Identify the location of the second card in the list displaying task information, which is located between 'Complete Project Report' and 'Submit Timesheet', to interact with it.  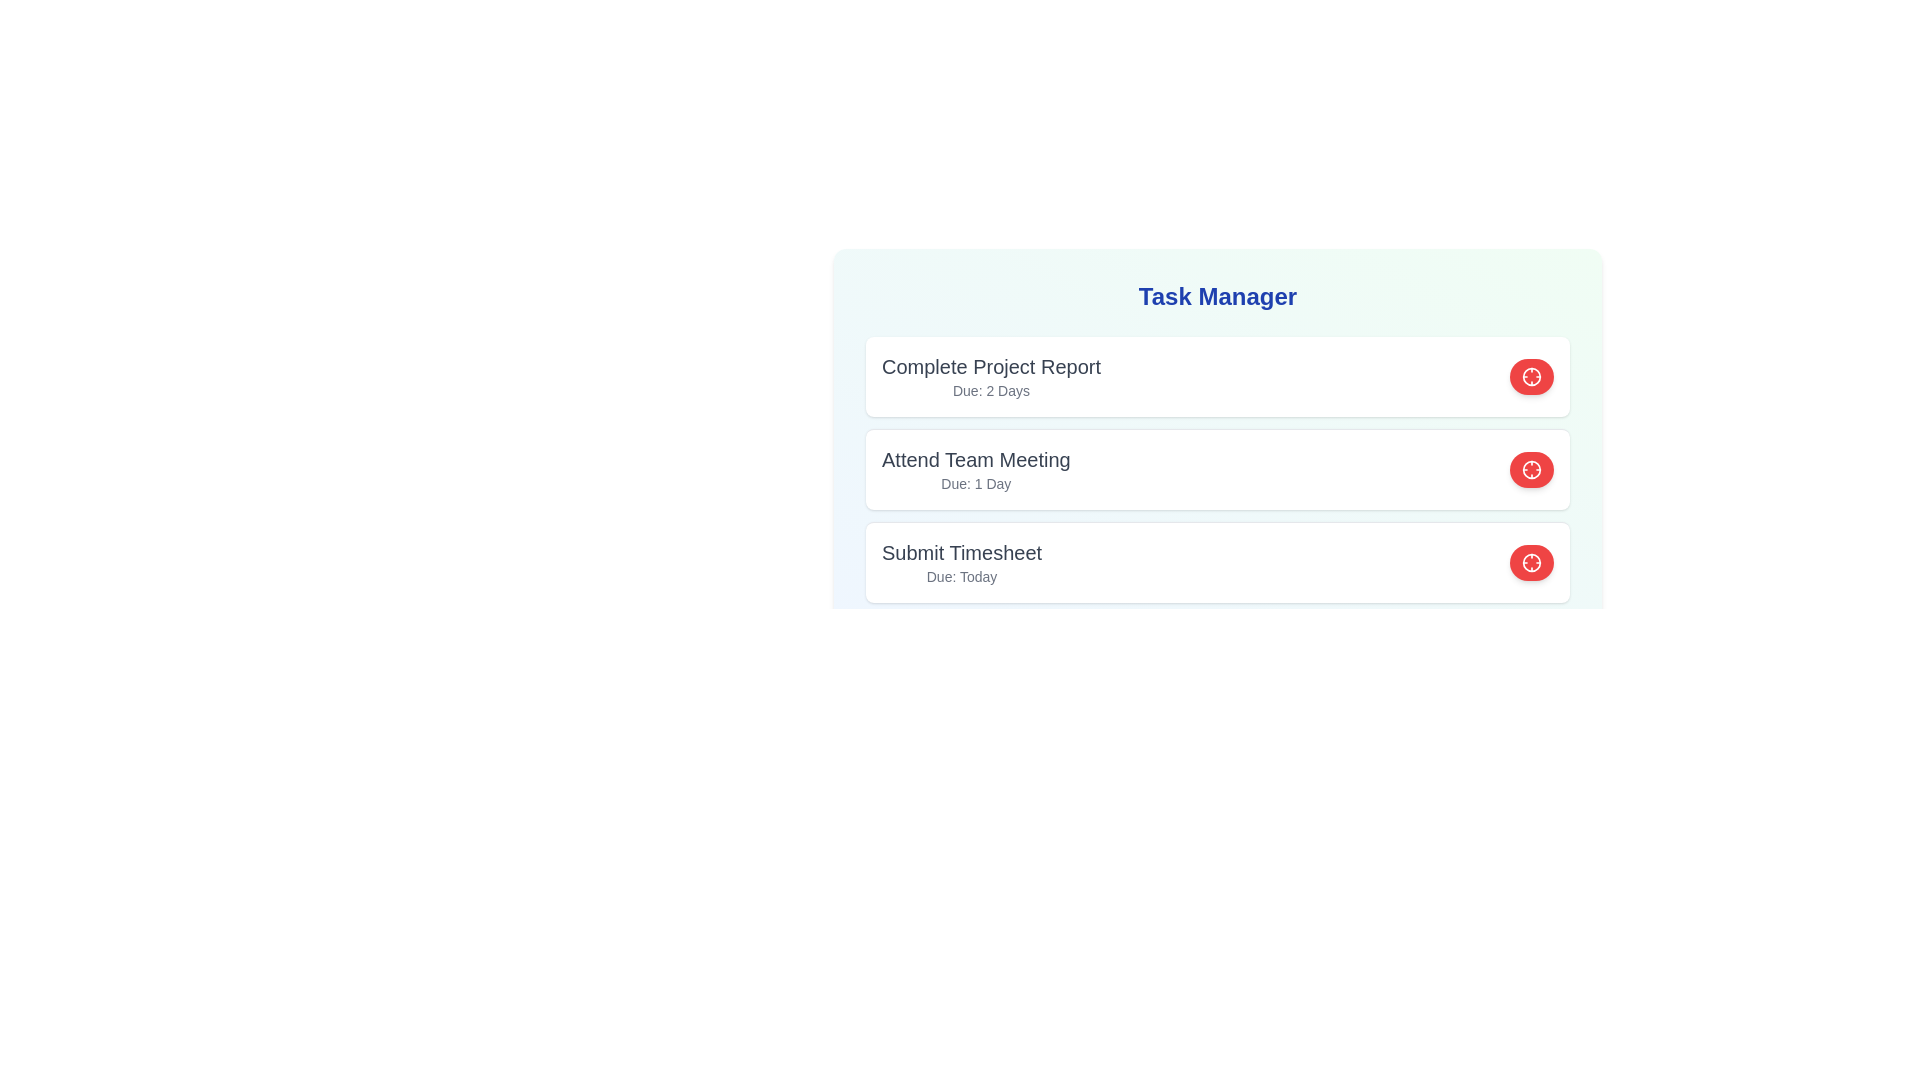
(1217, 446).